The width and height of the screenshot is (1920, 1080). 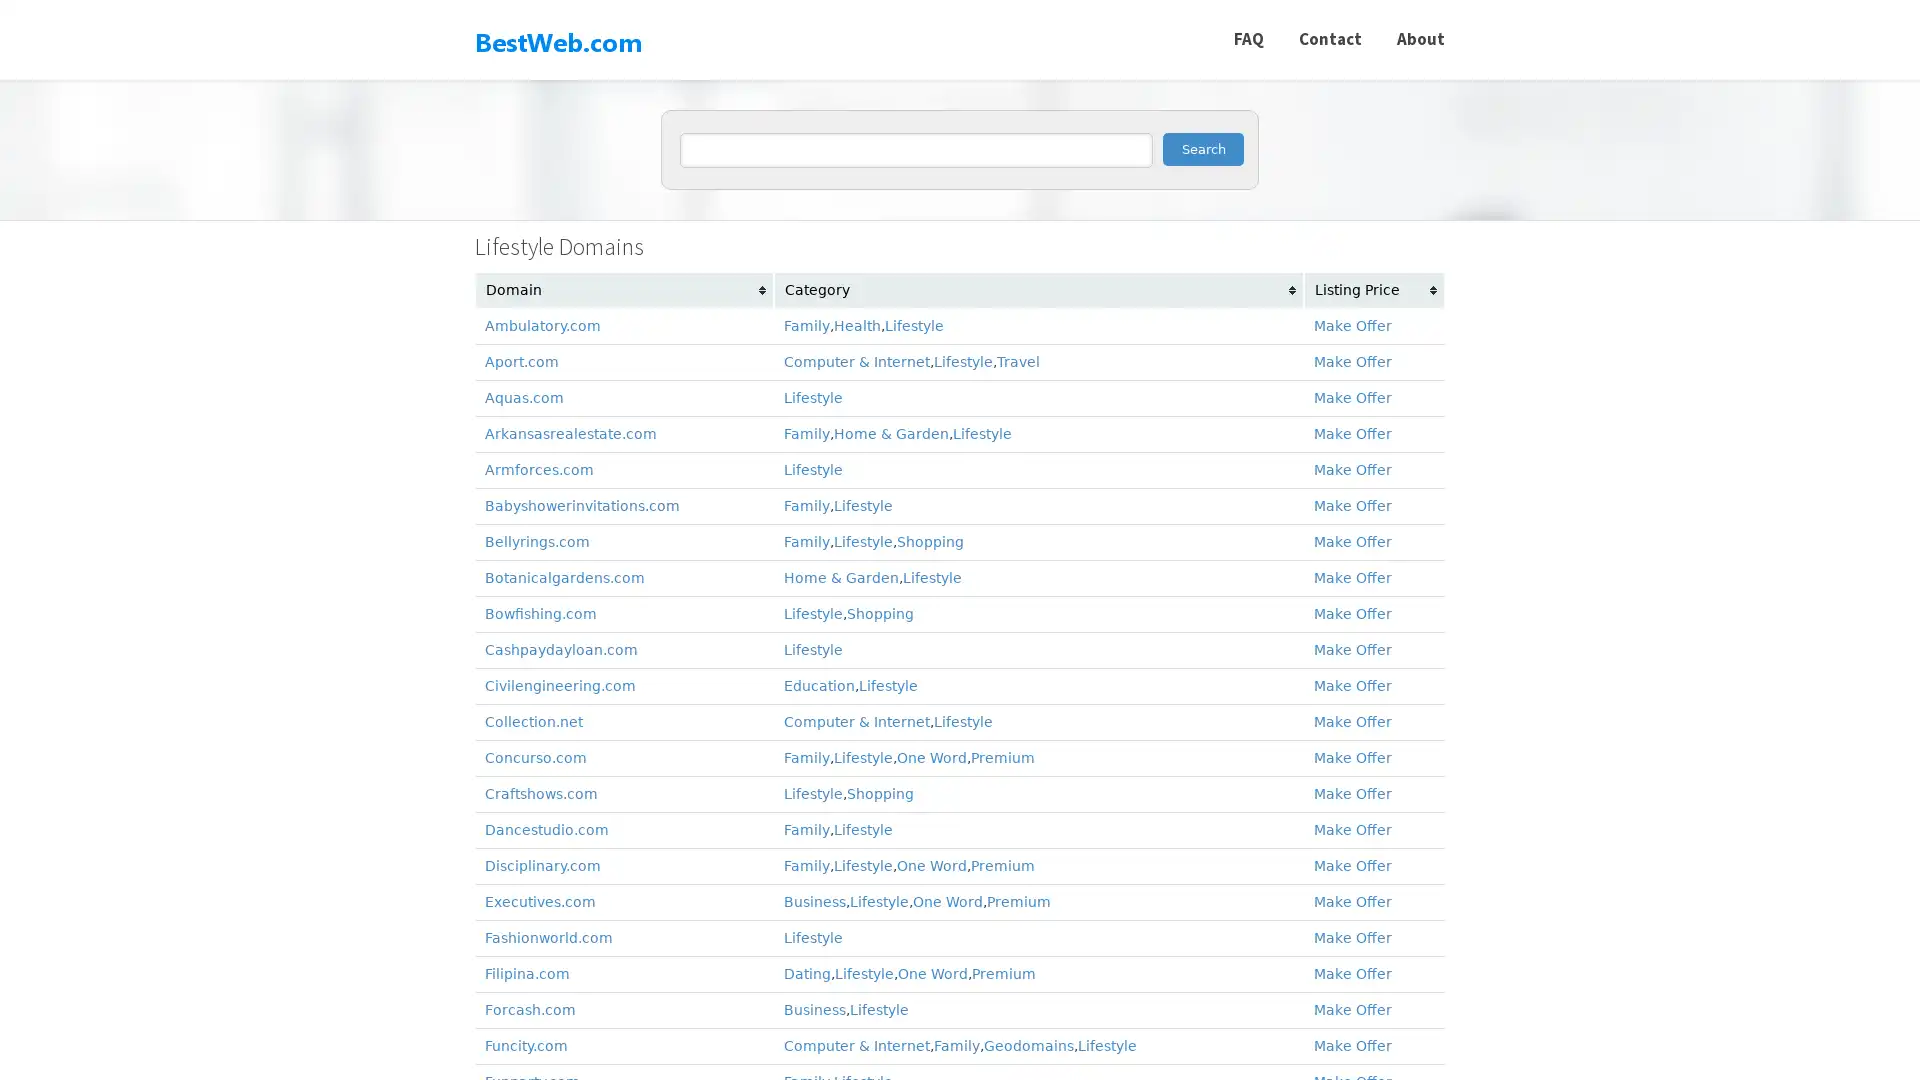 What do you see at coordinates (1202, 148) in the screenshot?
I see `Search` at bounding box center [1202, 148].